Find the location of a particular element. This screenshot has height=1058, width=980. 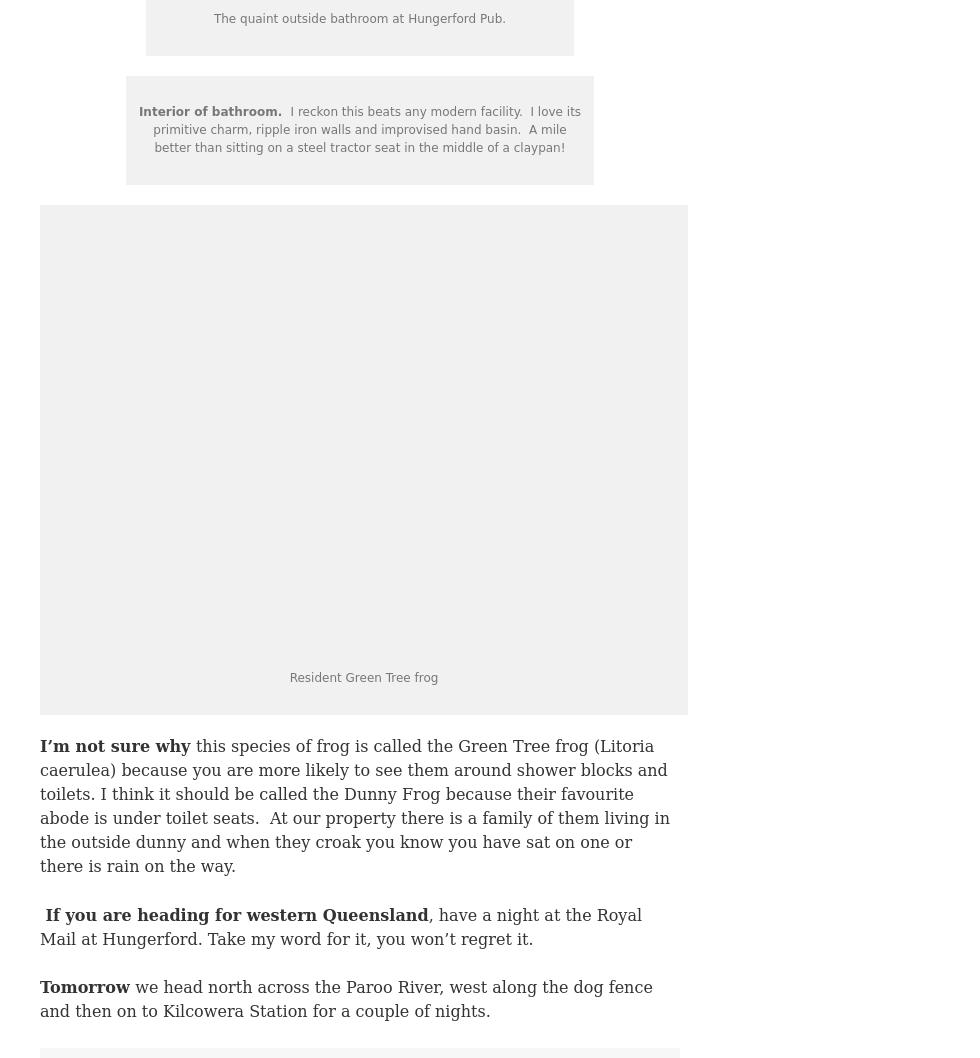

'I’m not sure why' is located at coordinates (117, 746).